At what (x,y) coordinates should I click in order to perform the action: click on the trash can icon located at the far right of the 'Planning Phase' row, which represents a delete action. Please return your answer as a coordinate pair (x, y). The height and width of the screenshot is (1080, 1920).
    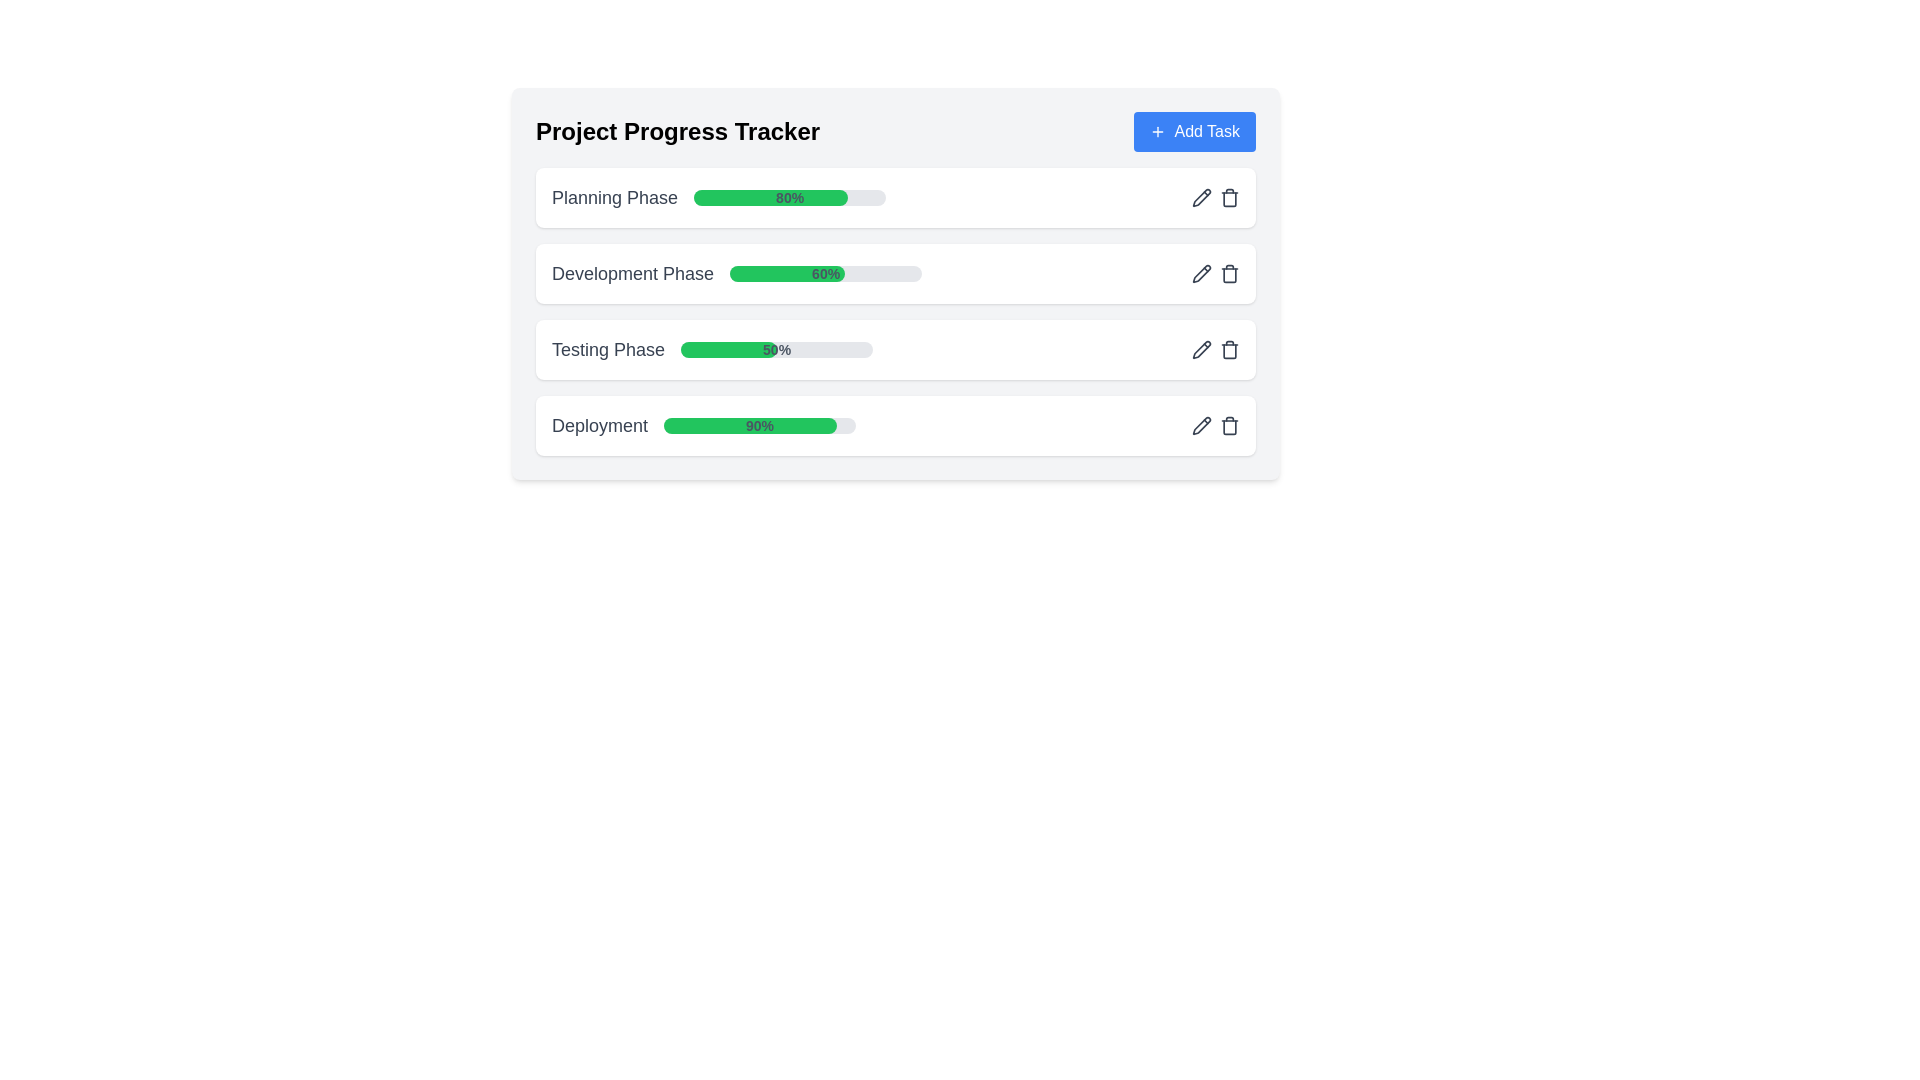
    Looking at the image, I should click on (1228, 199).